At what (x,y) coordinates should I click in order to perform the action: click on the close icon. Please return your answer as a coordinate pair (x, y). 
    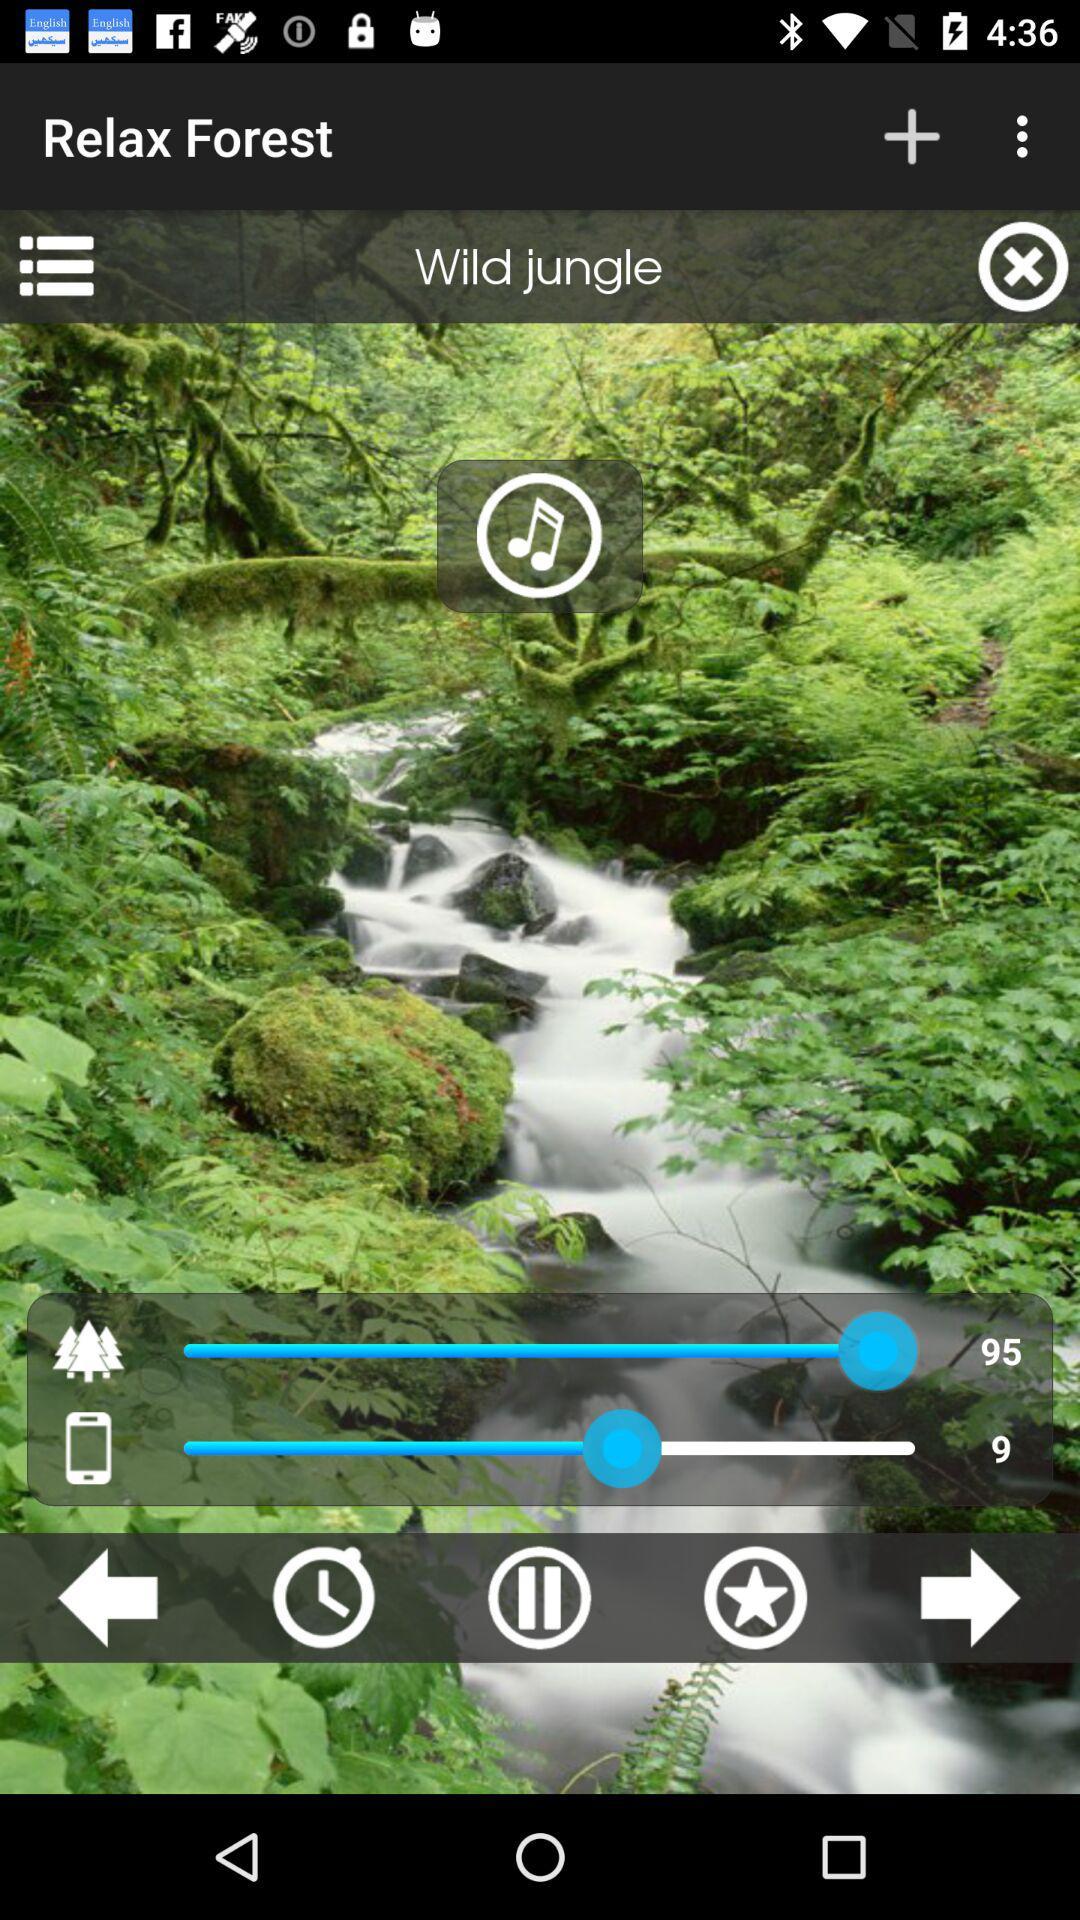
    Looking at the image, I should click on (1023, 265).